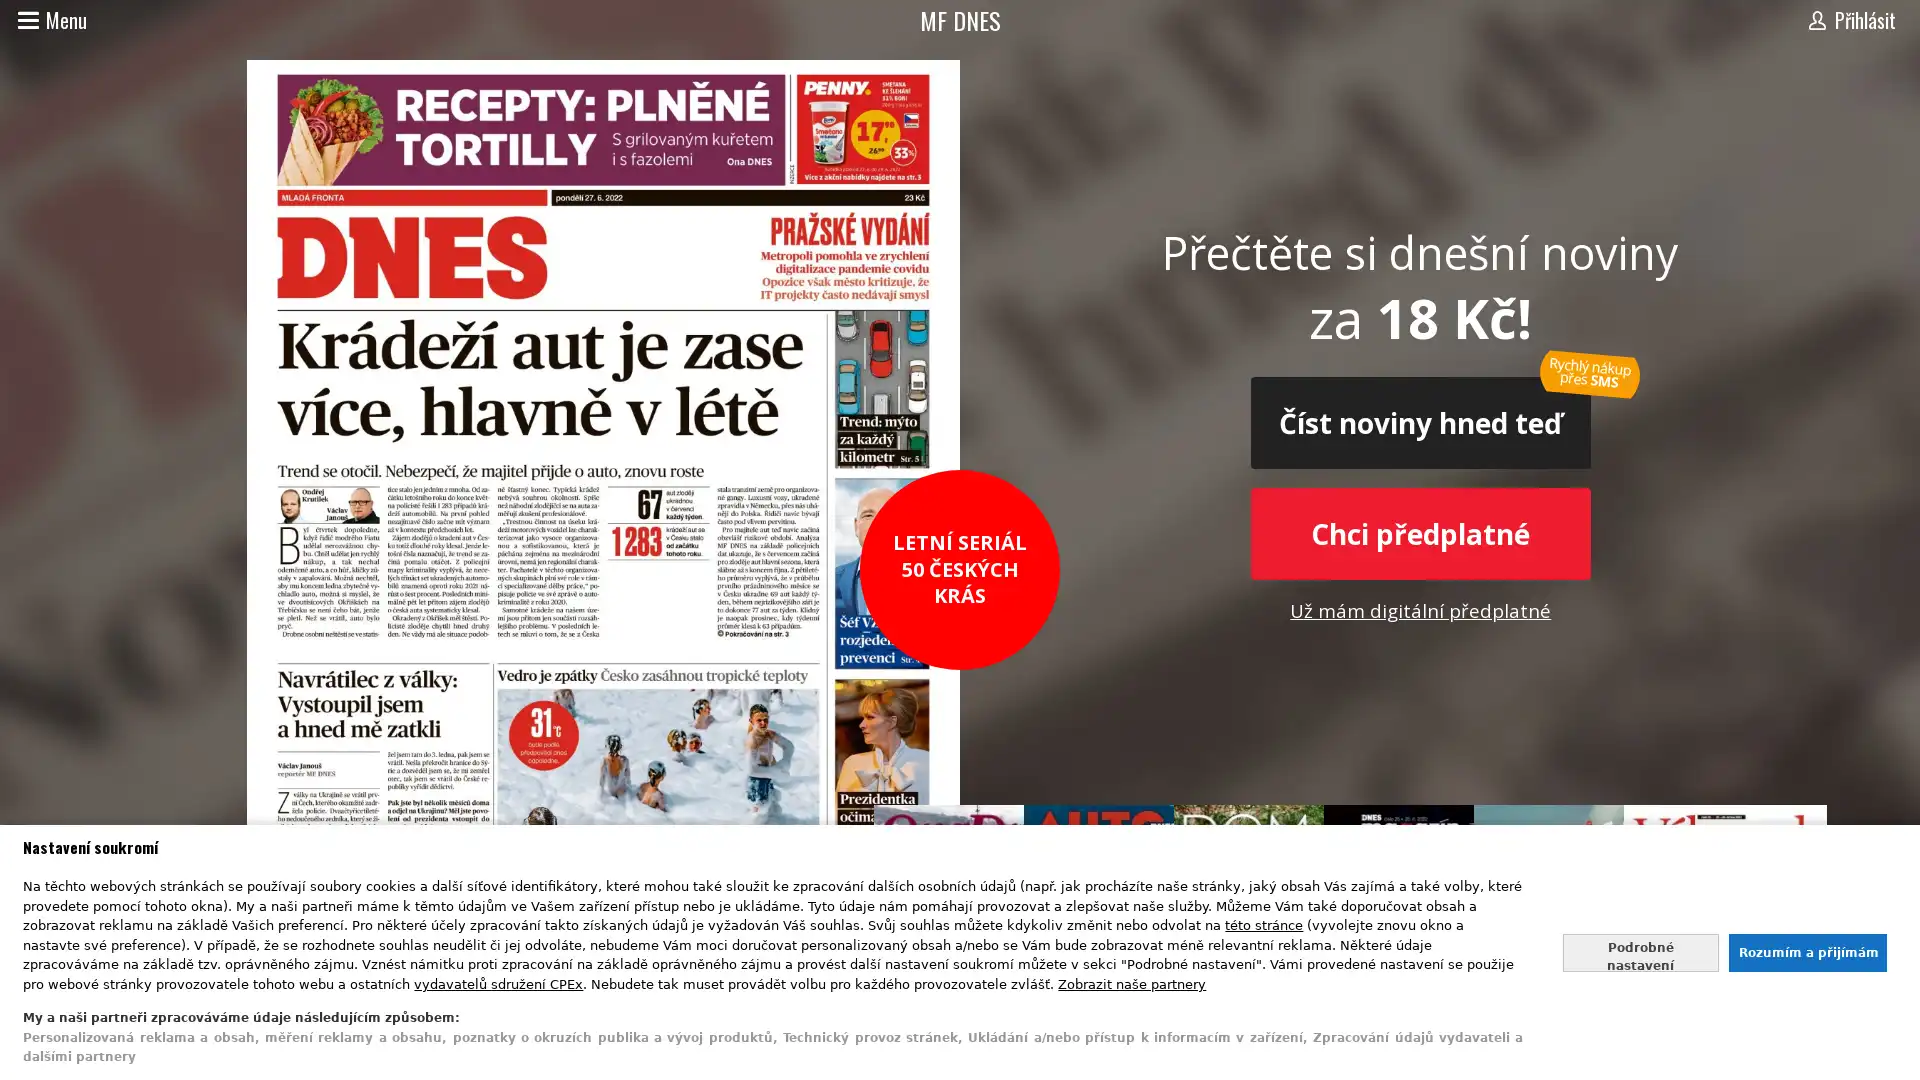  What do you see at coordinates (1640, 951) in the screenshot?
I see `Nastavte sve souhlasy` at bounding box center [1640, 951].